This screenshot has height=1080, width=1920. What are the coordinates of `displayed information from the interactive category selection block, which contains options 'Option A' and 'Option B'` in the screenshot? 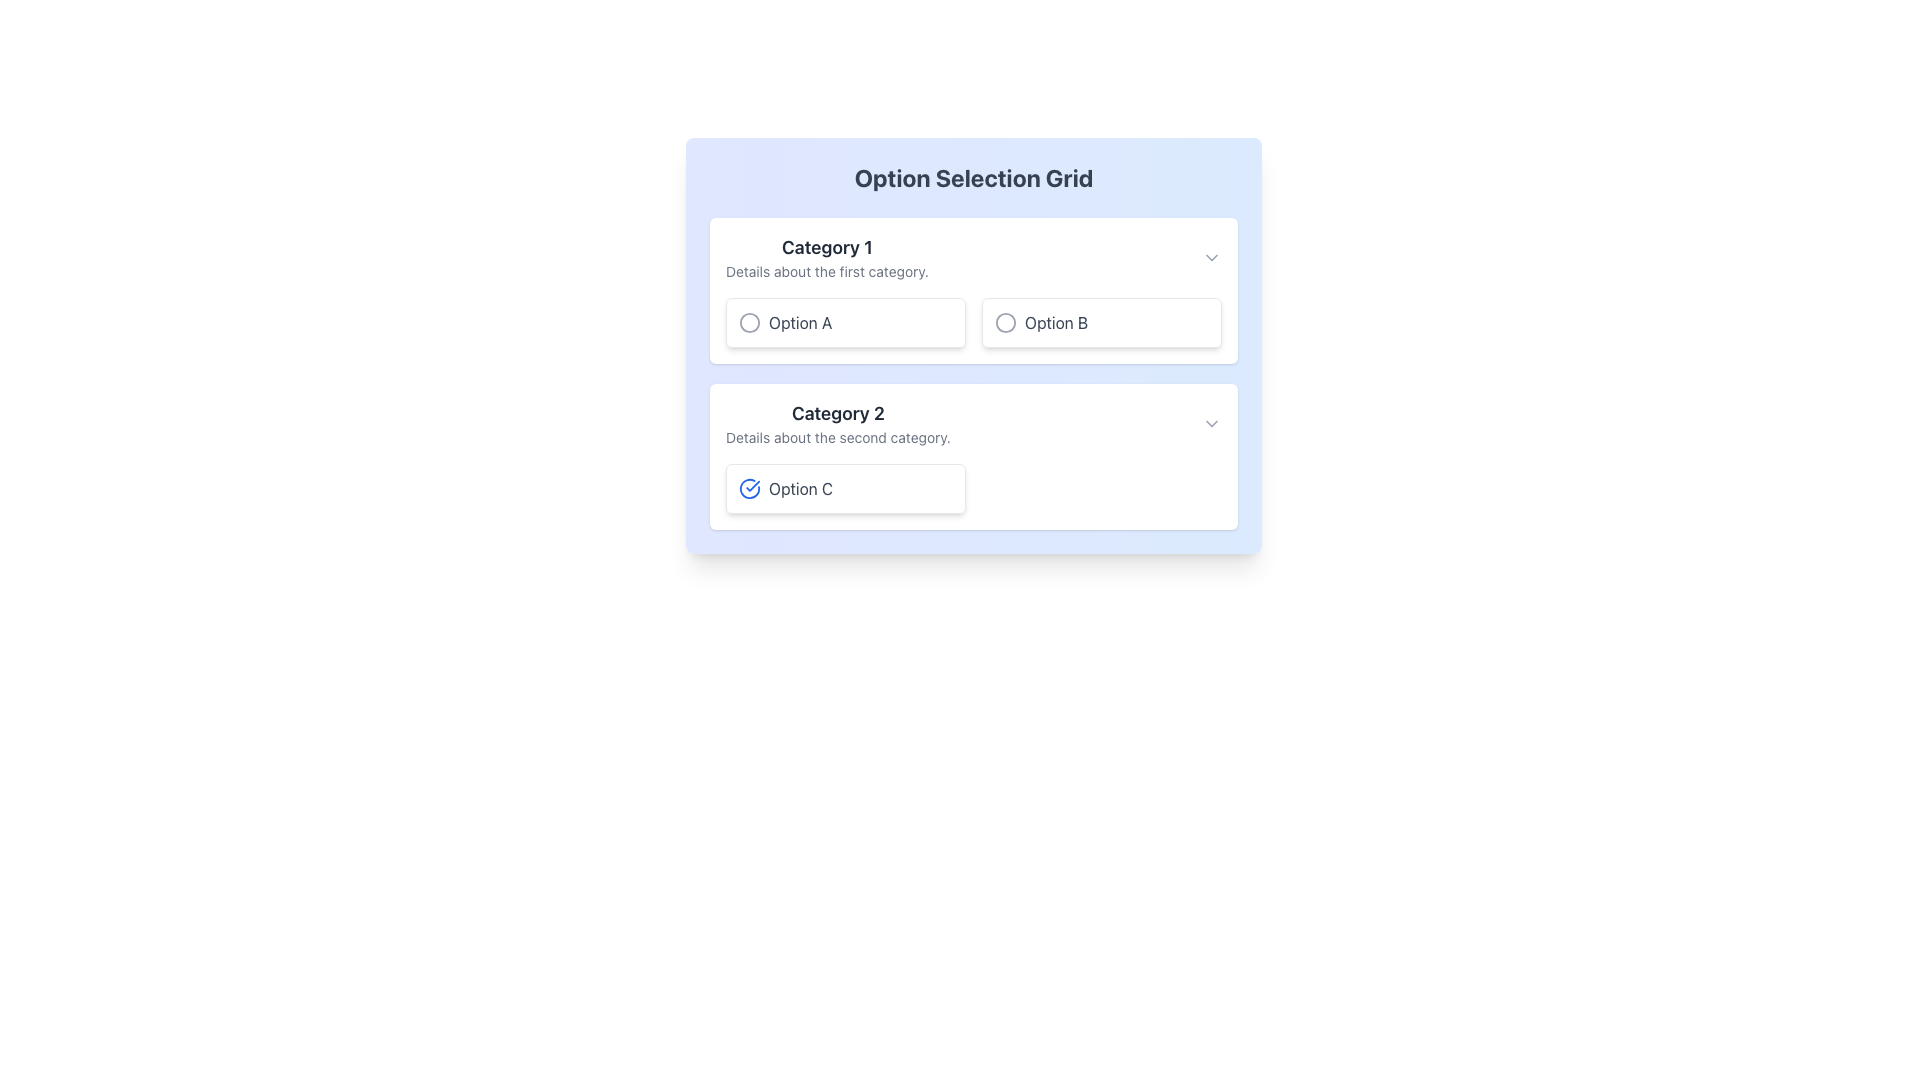 It's located at (974, 290).